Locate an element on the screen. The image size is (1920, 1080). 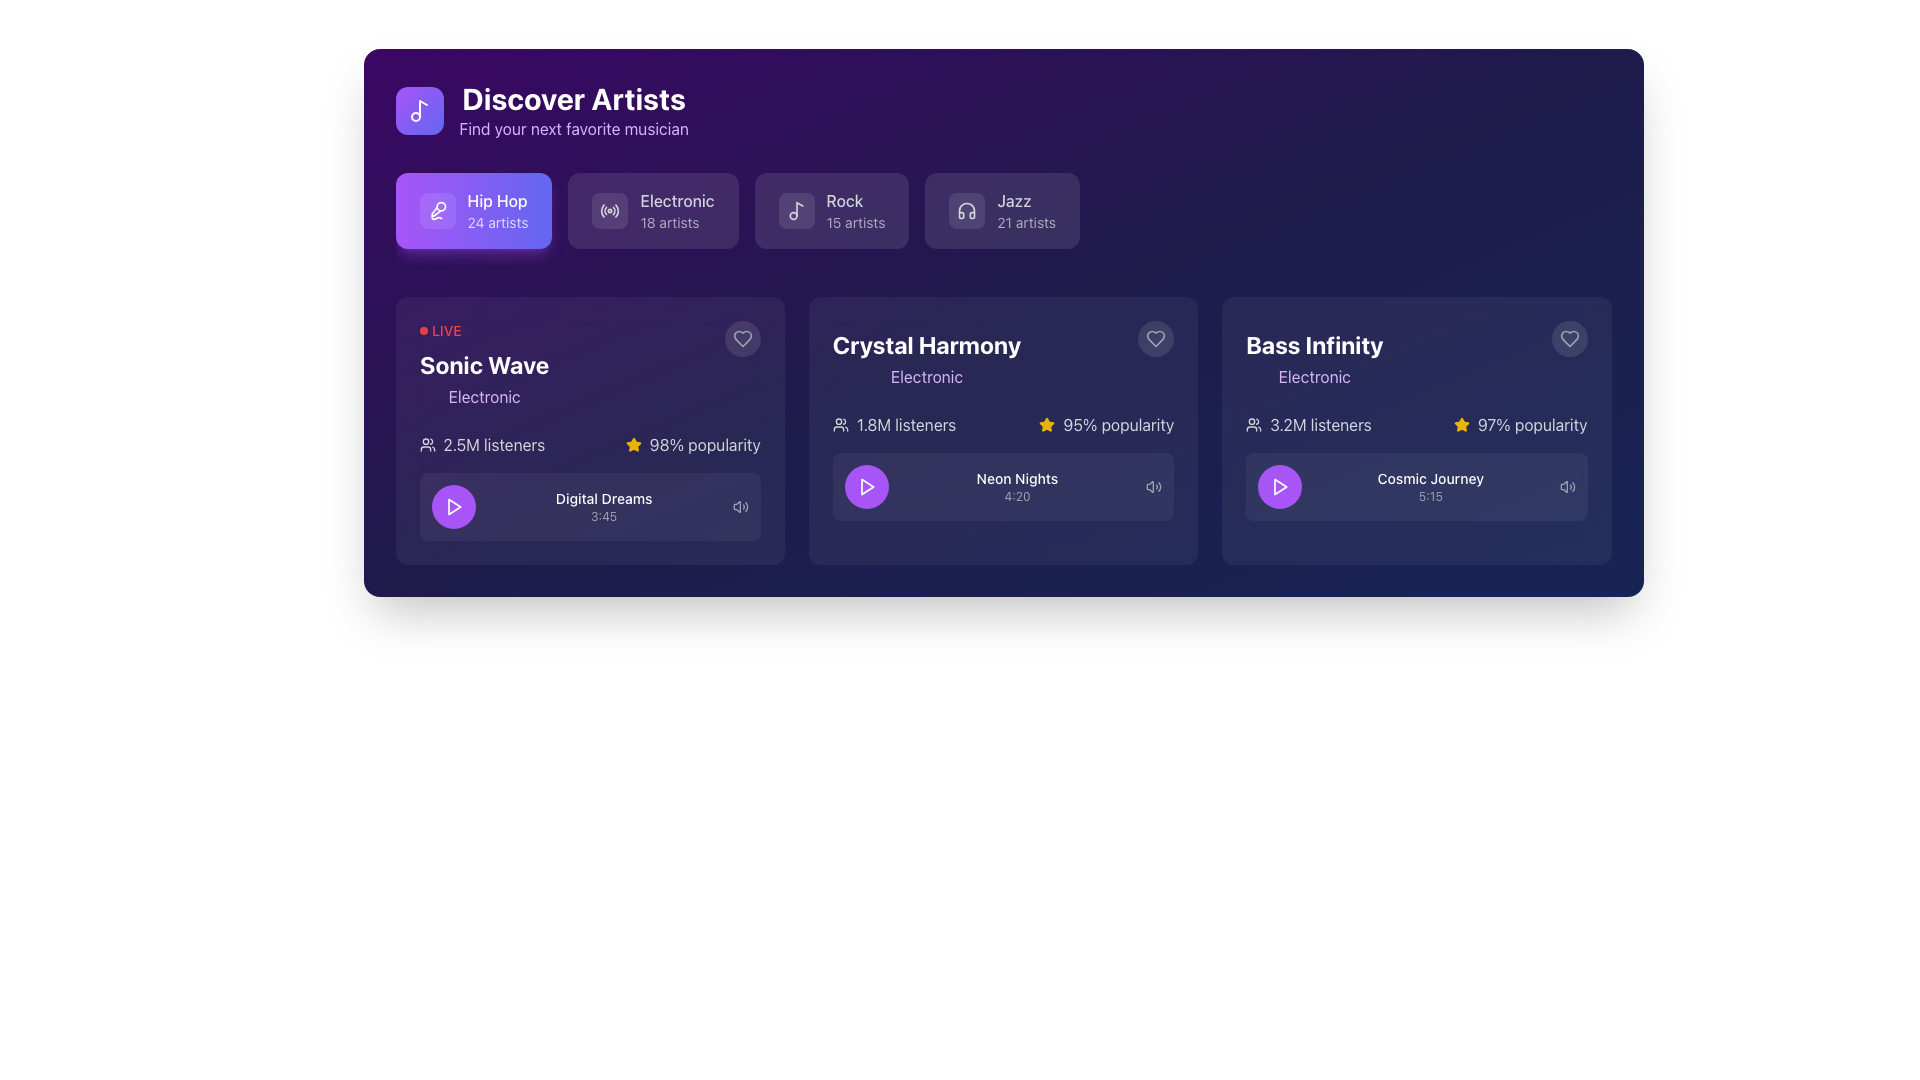
the heart icon in the top right corner of the 'Bass Infinity' card is located at coordinates (1568, 338).